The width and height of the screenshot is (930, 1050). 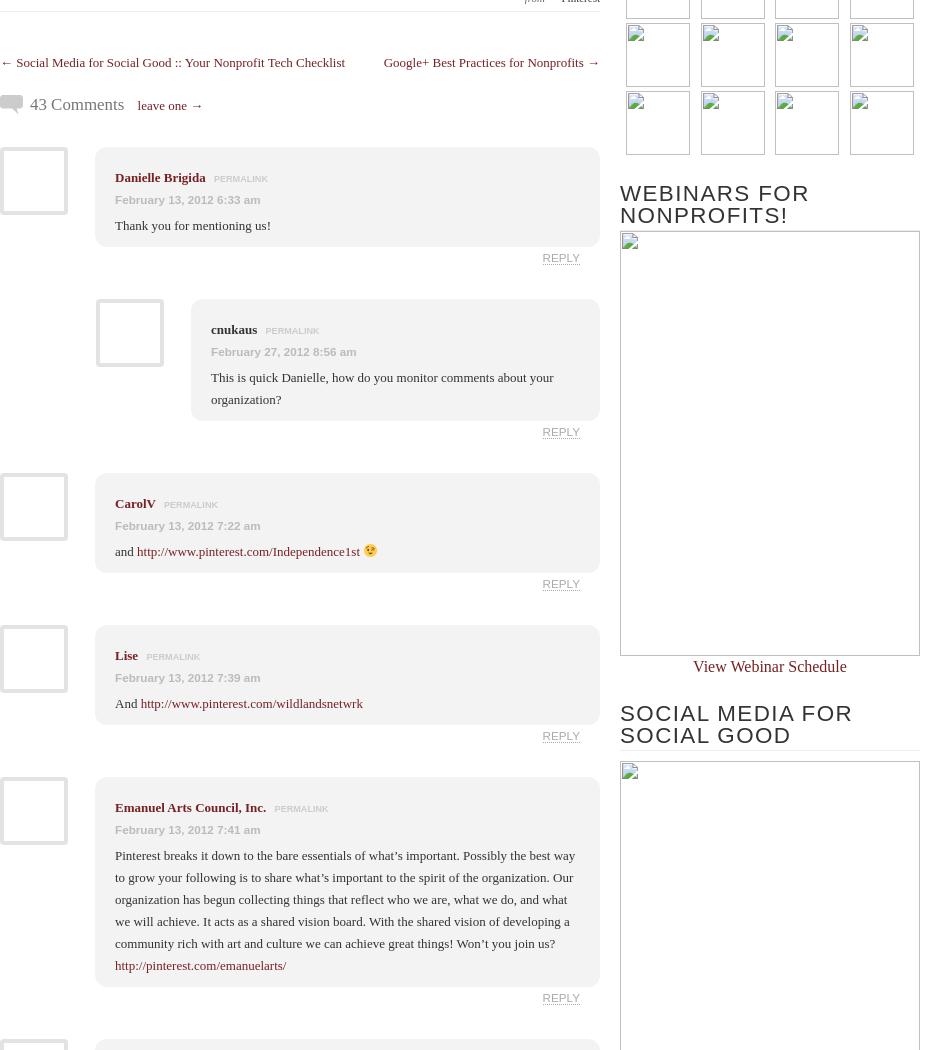 What do you see at coordinates (235, 328) in the screenshot?
I see `'cnukaus'` at bounding box center [235, 328].